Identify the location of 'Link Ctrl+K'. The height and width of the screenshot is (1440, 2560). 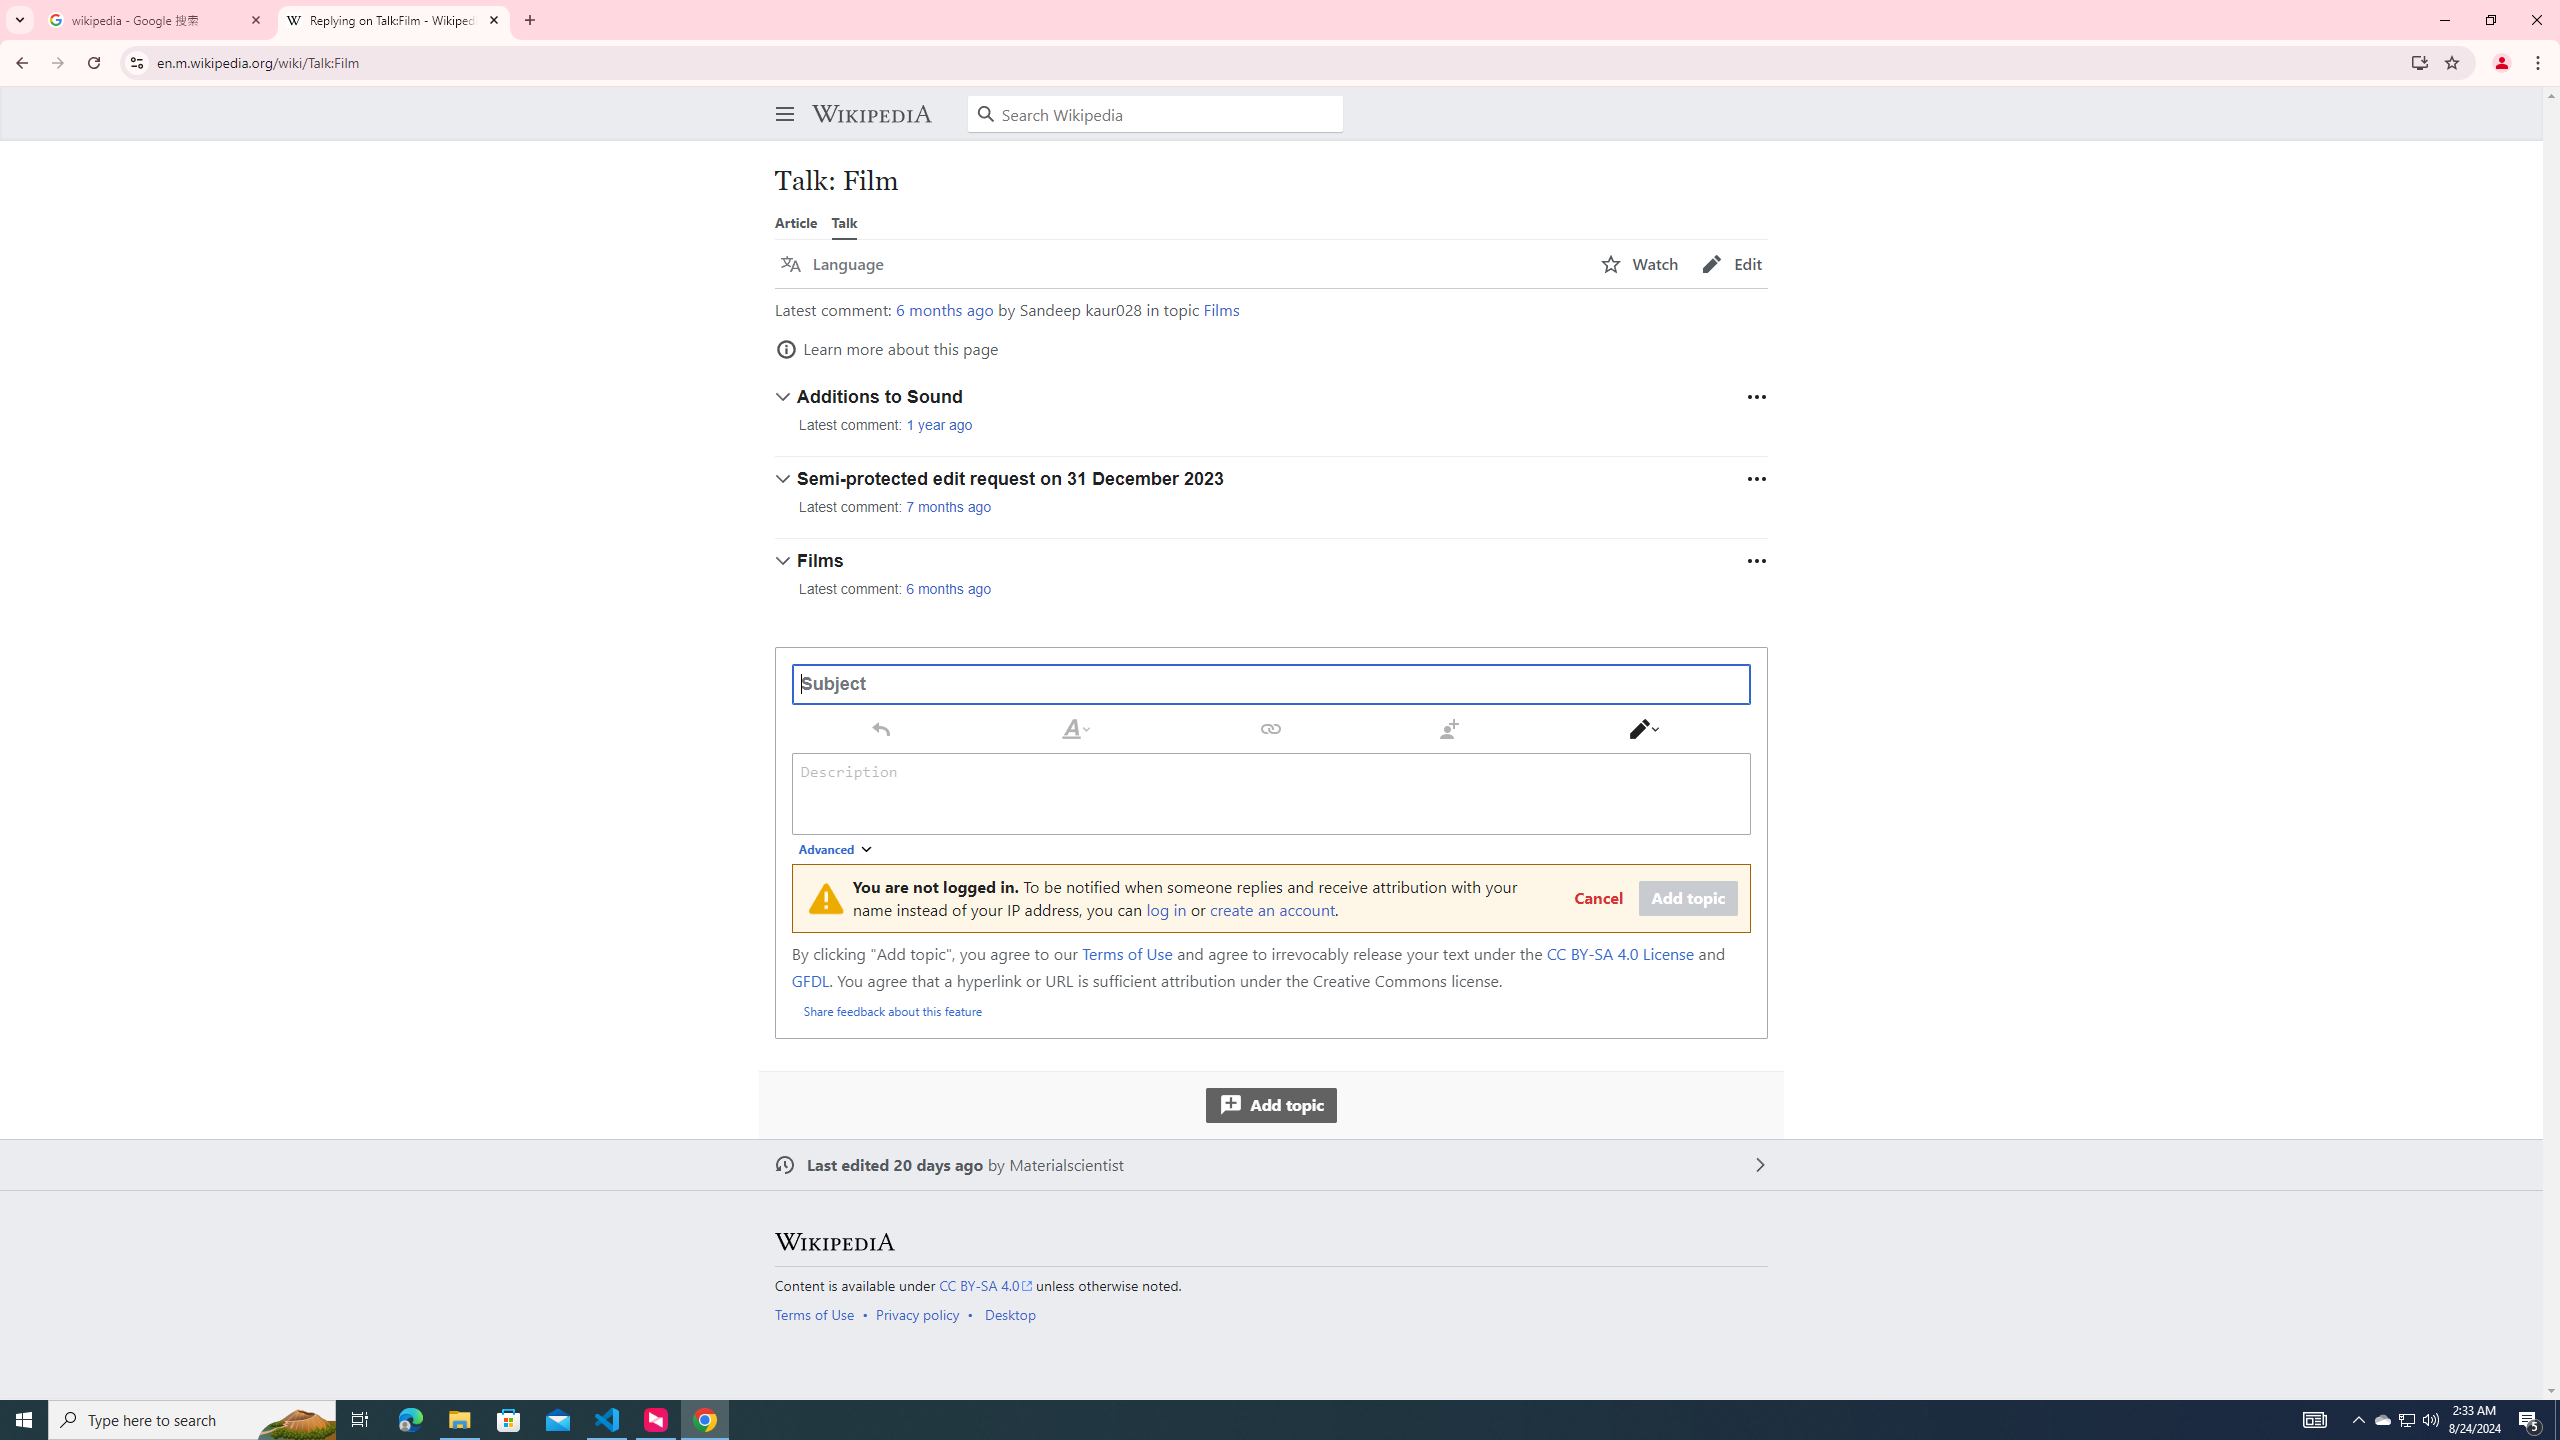
(1271, 727).